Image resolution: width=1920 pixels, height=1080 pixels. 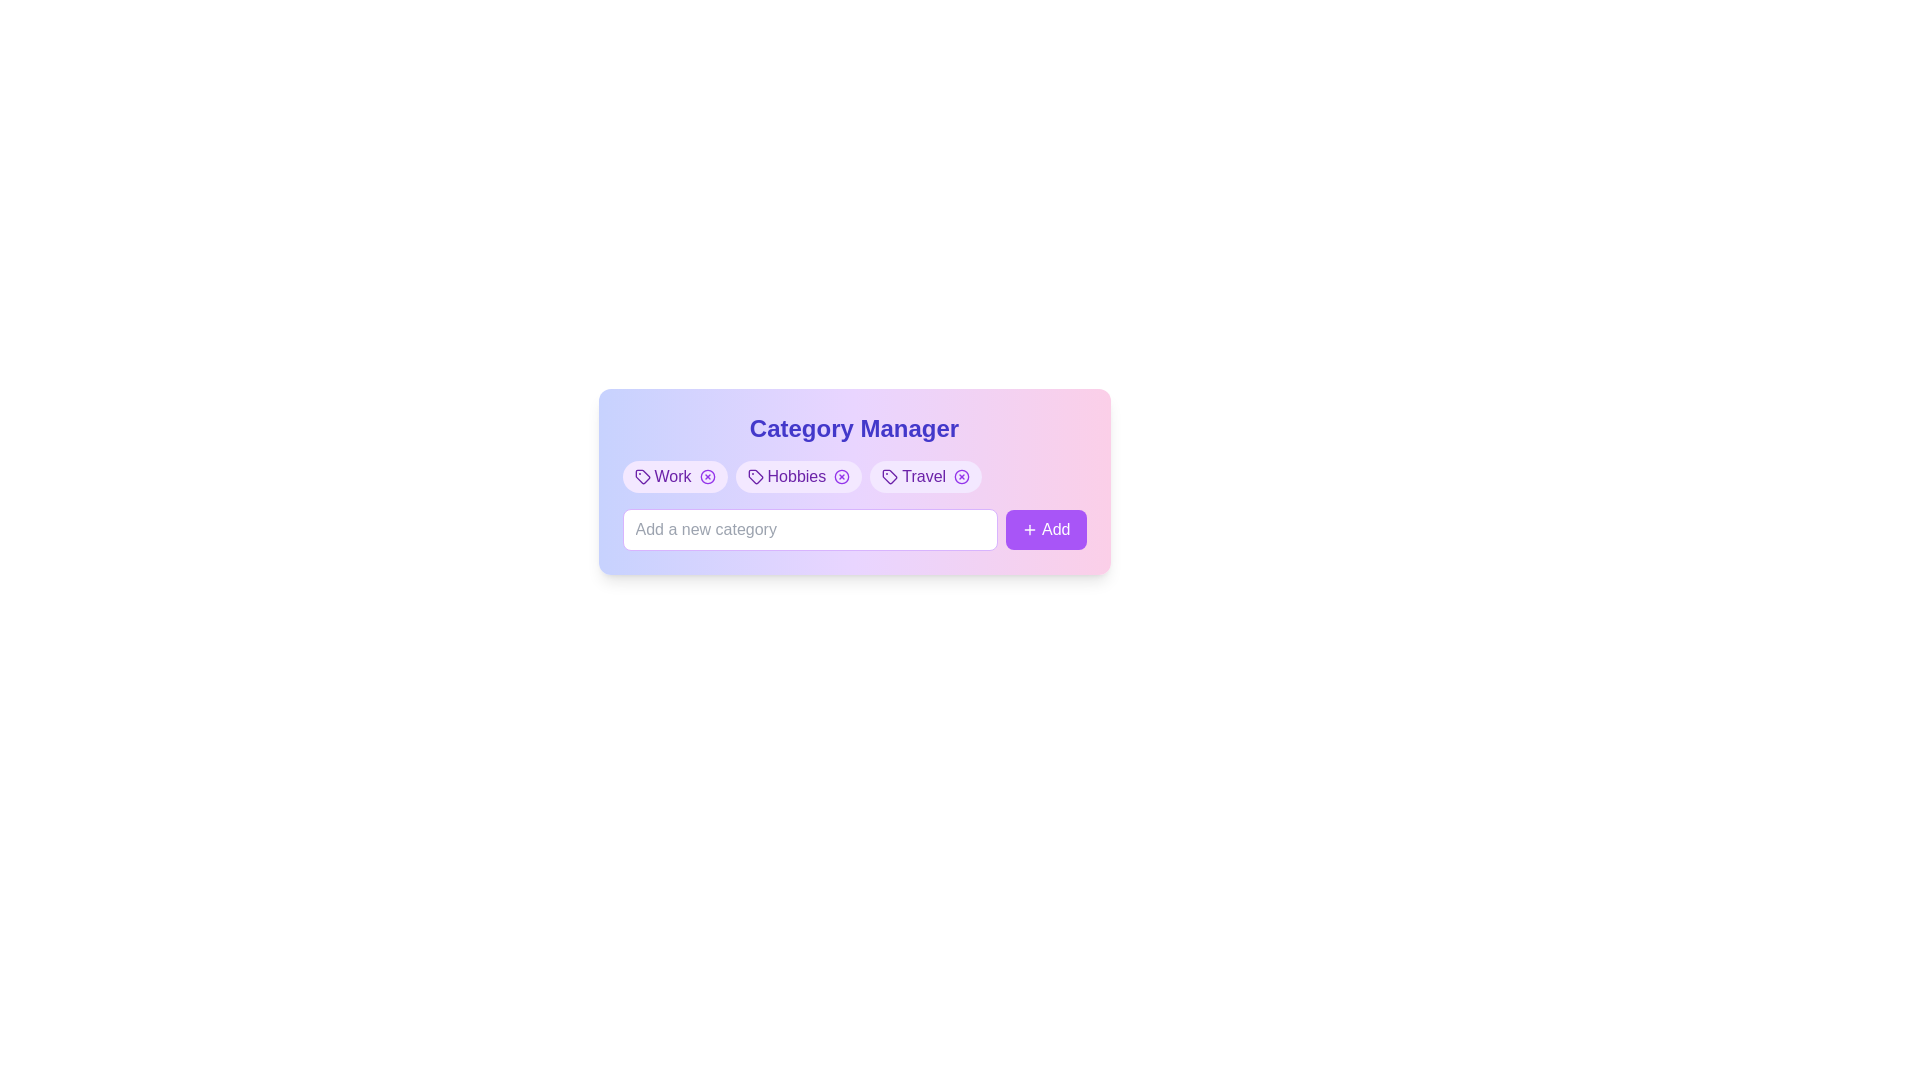 What do you see at coordinates (889, 477) in the screenshot?
I see `the 'Travel' category icon, which is positioned to the left of the text 'Travel' in the 'Category Manager' section` at bounding box center [889, 477].